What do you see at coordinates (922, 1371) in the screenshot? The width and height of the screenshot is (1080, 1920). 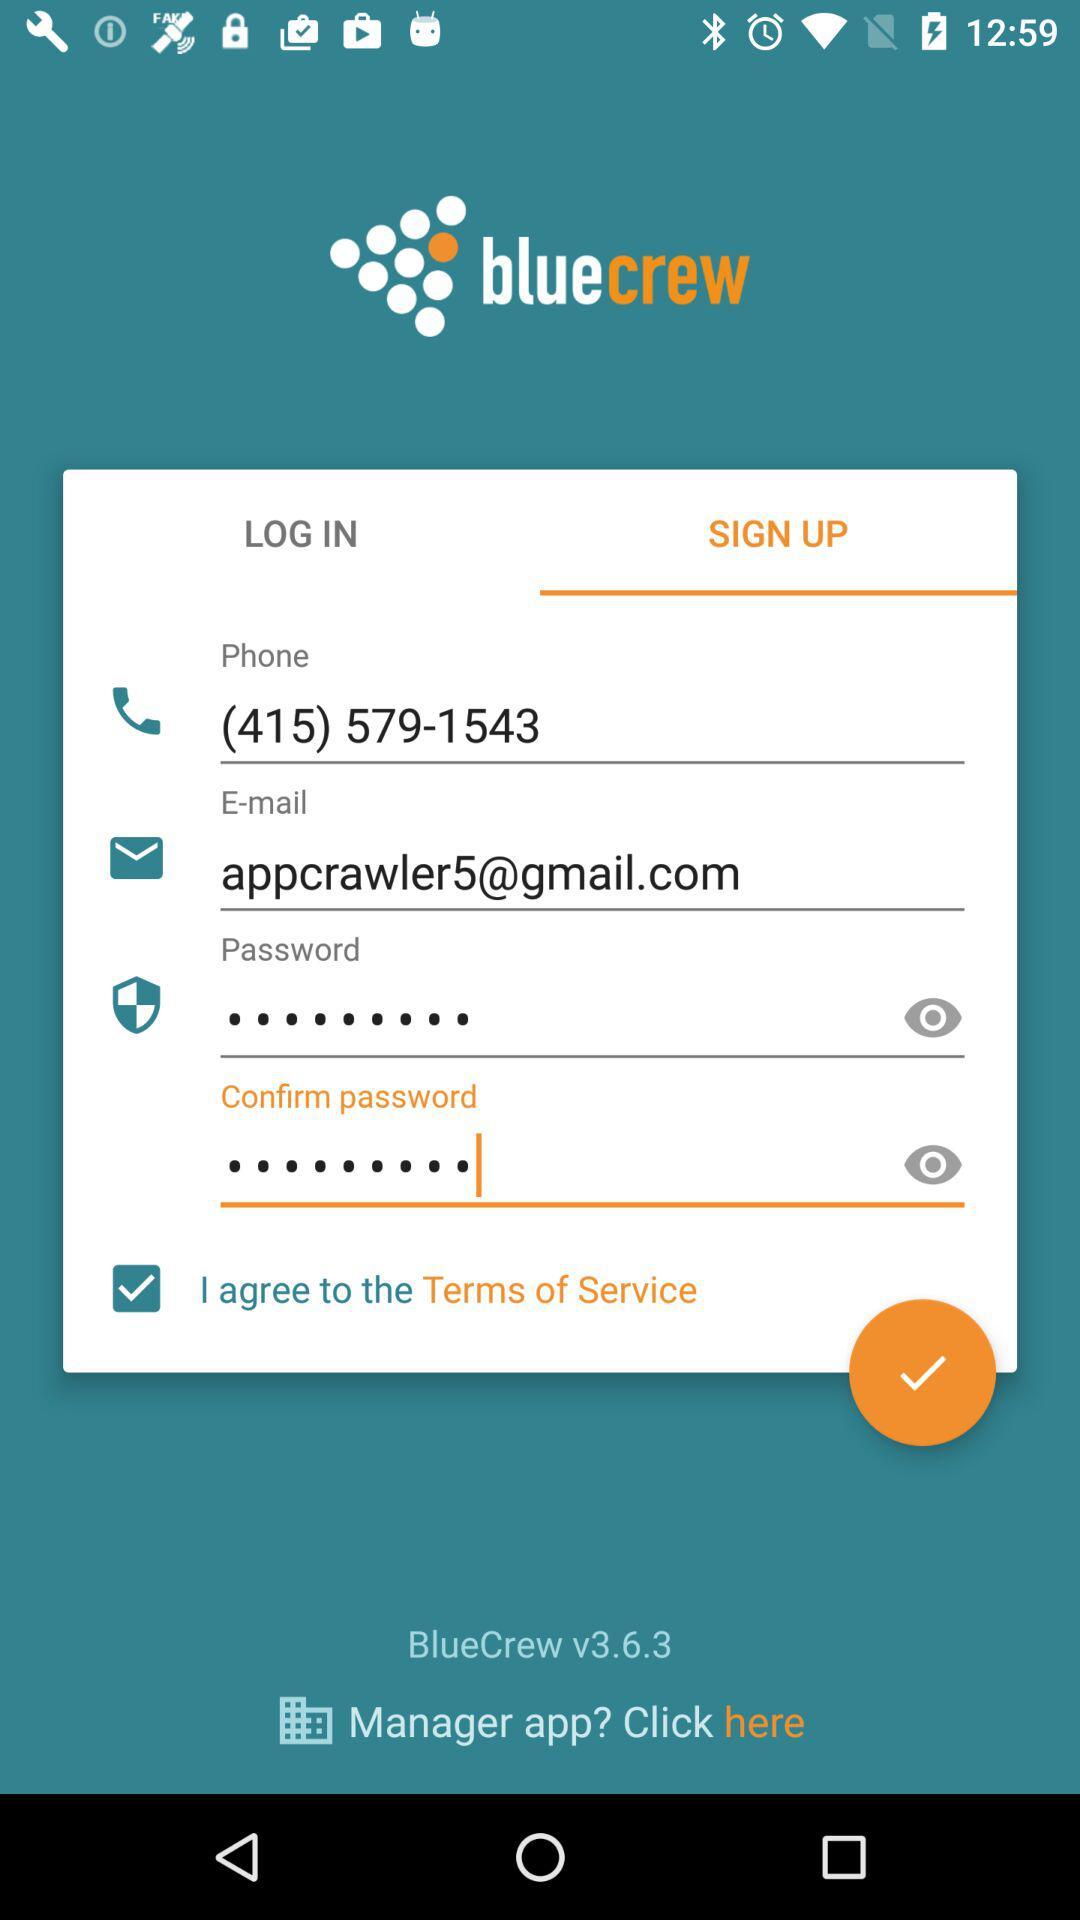 I see `favorite` at bounding box center [922, 1371].